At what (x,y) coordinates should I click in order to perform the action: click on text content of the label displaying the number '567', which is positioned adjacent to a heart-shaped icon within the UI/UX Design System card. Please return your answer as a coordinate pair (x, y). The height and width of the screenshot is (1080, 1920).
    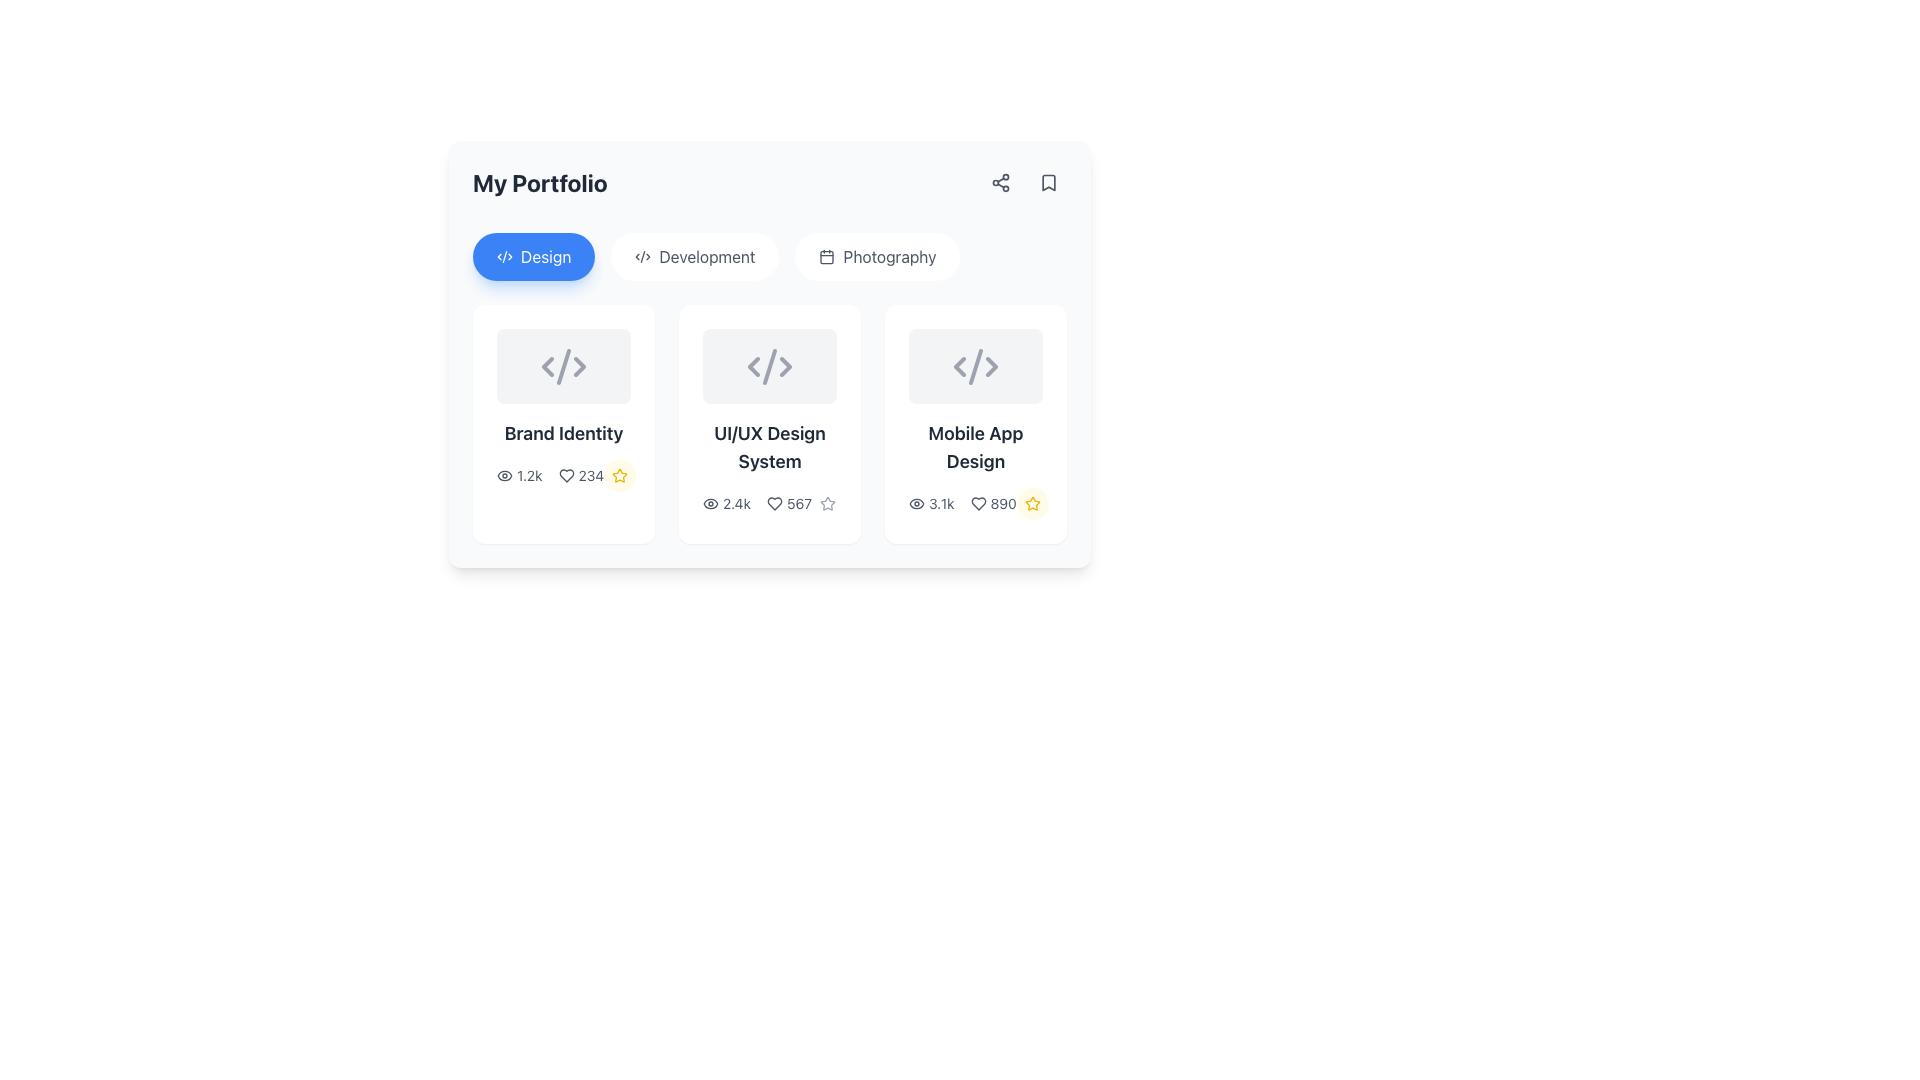
    Looking at the image, I should click on (788, 503).